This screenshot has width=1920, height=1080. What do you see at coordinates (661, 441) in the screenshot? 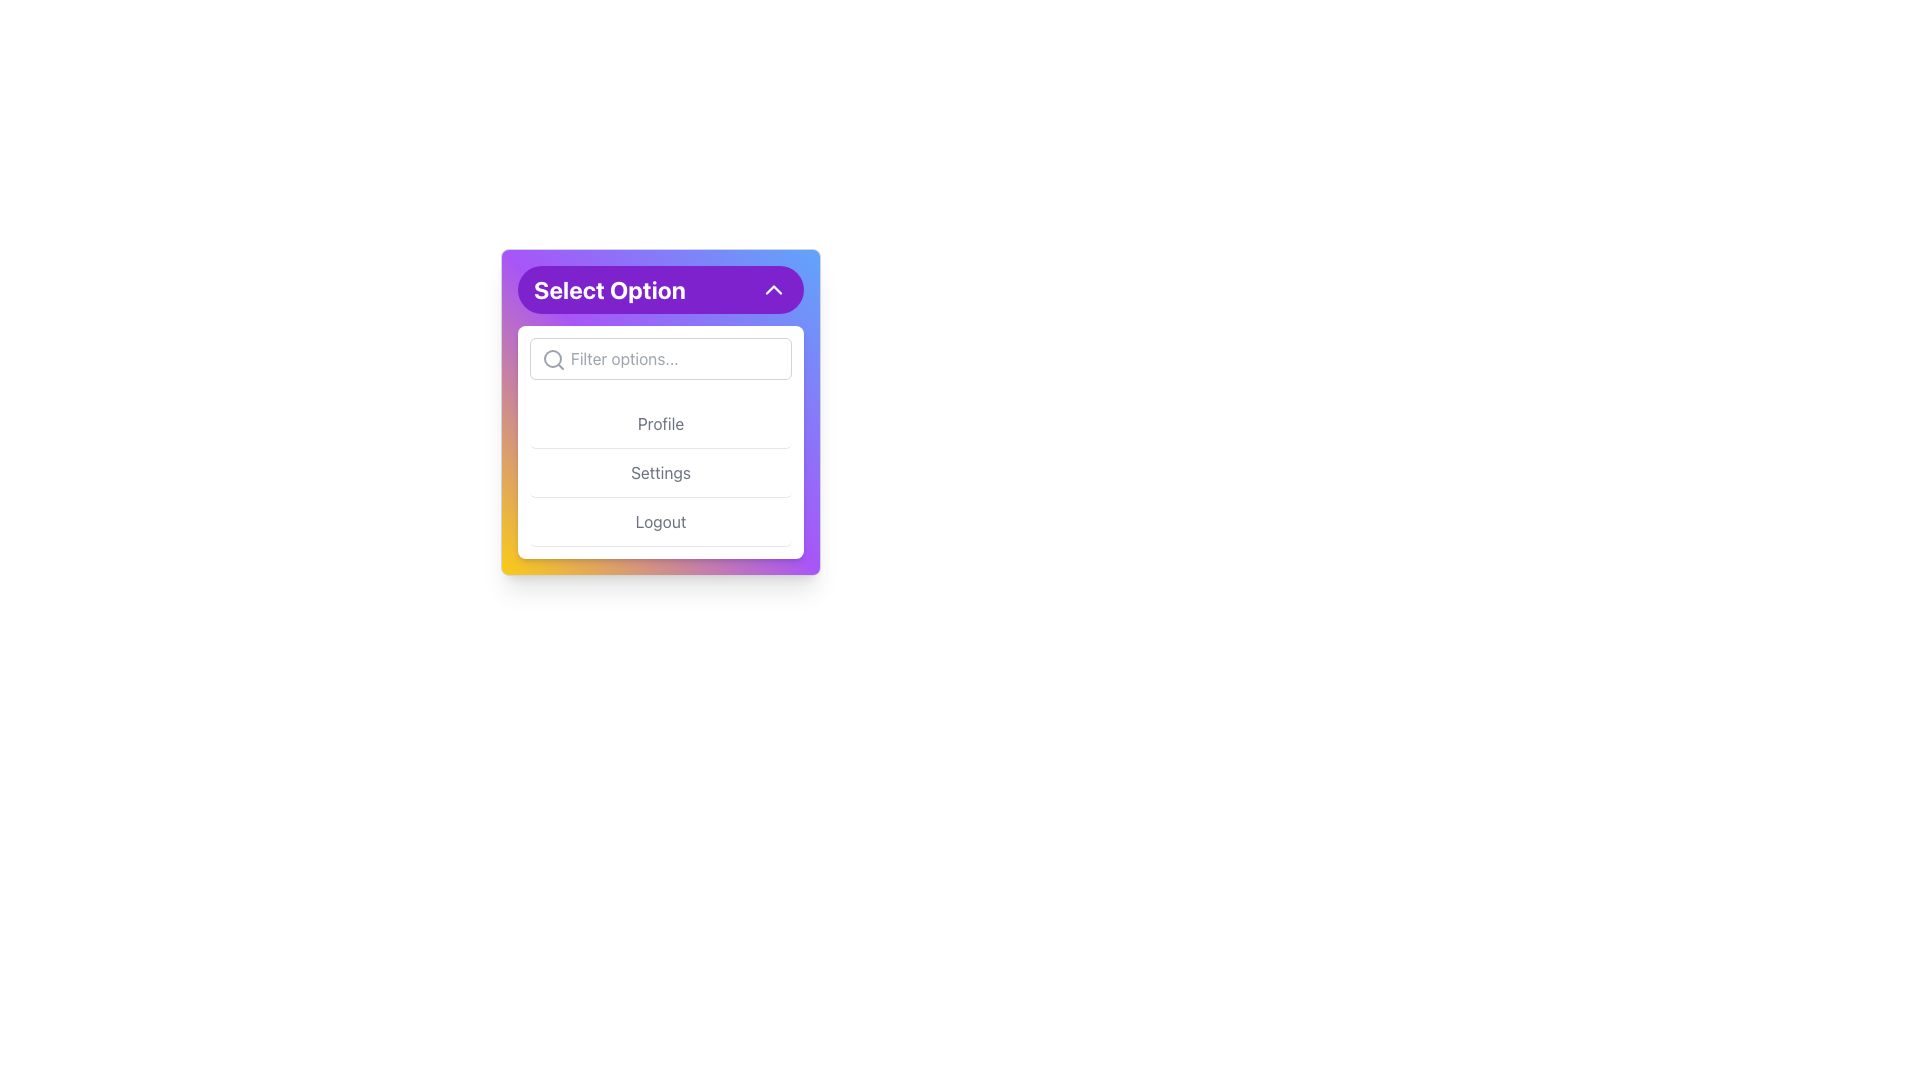
I see `the second option in the Dropdown Menu, which contains 'Settings'` at bounding box center [661, 441].